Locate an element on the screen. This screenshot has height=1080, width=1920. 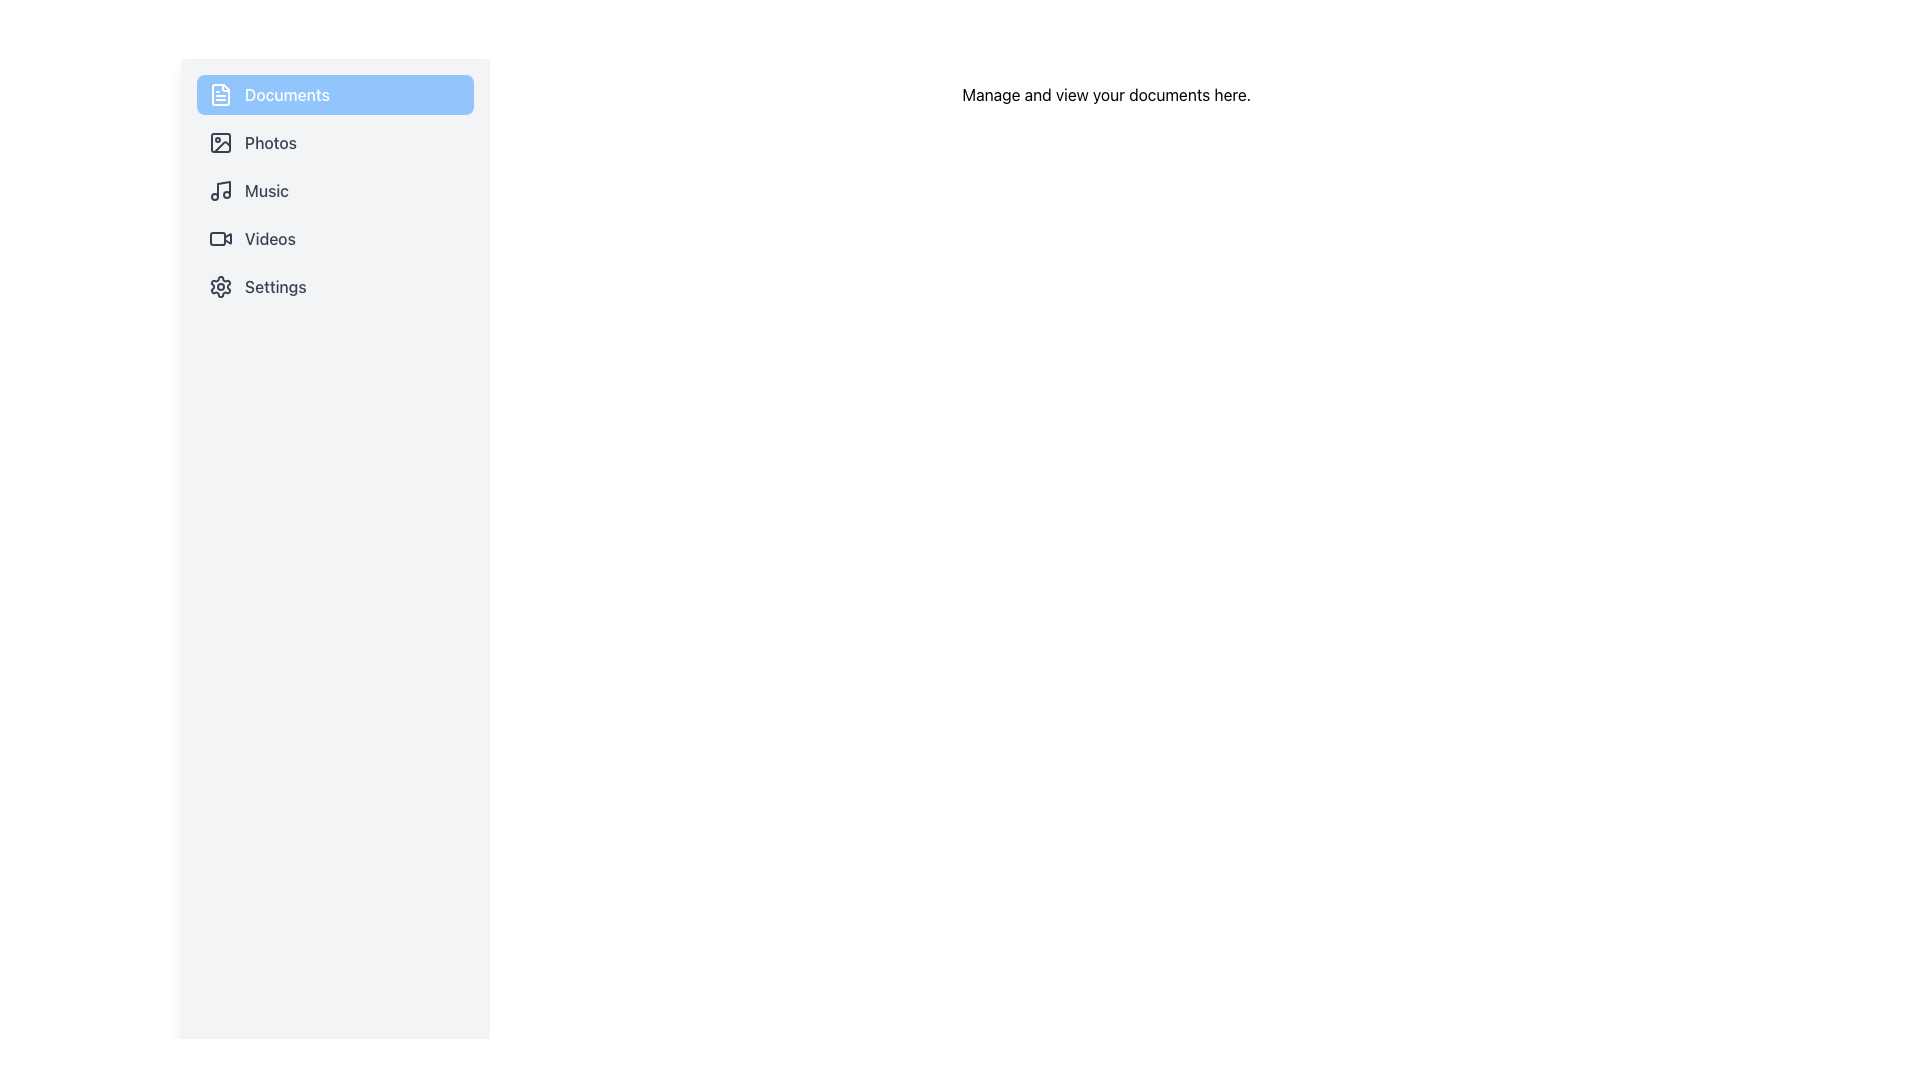
the music note icon located to the left of the 'Music' text in the left-hand navigation panel is located at coordinates (220, 191).